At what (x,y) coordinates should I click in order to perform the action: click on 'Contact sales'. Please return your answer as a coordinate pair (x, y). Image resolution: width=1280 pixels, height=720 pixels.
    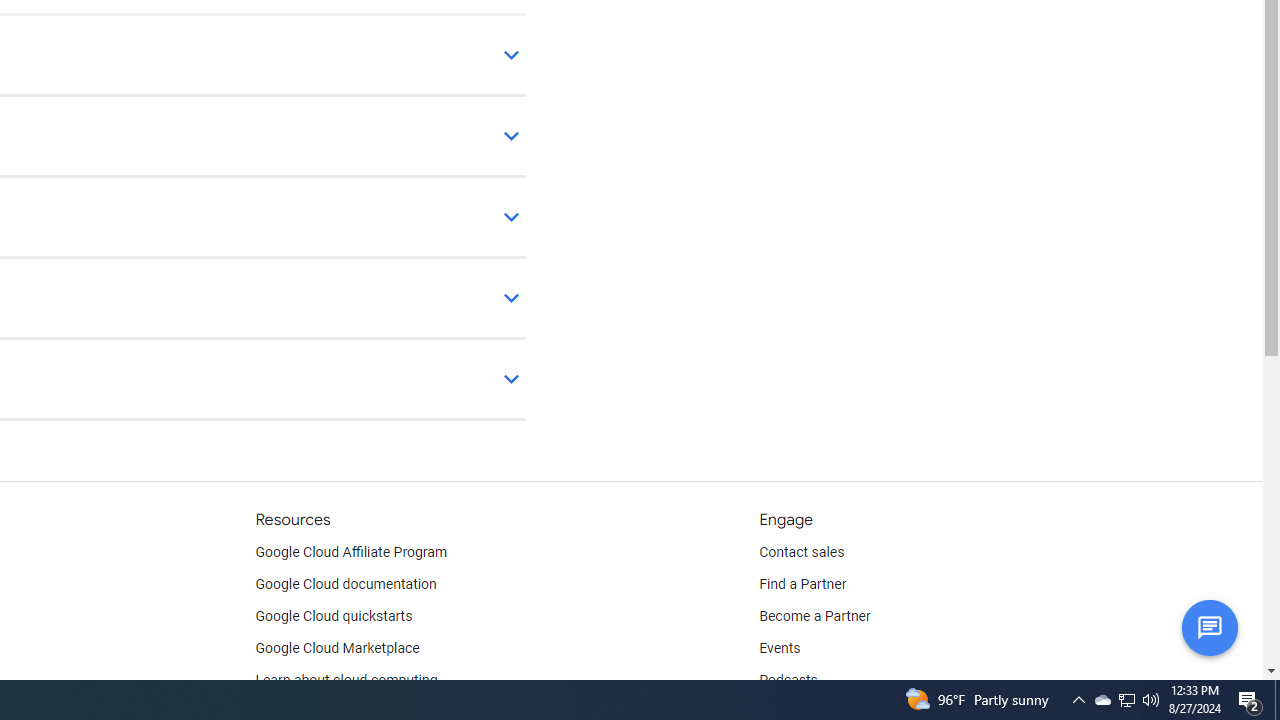
    Looking at the image, I should click on (801, 552).